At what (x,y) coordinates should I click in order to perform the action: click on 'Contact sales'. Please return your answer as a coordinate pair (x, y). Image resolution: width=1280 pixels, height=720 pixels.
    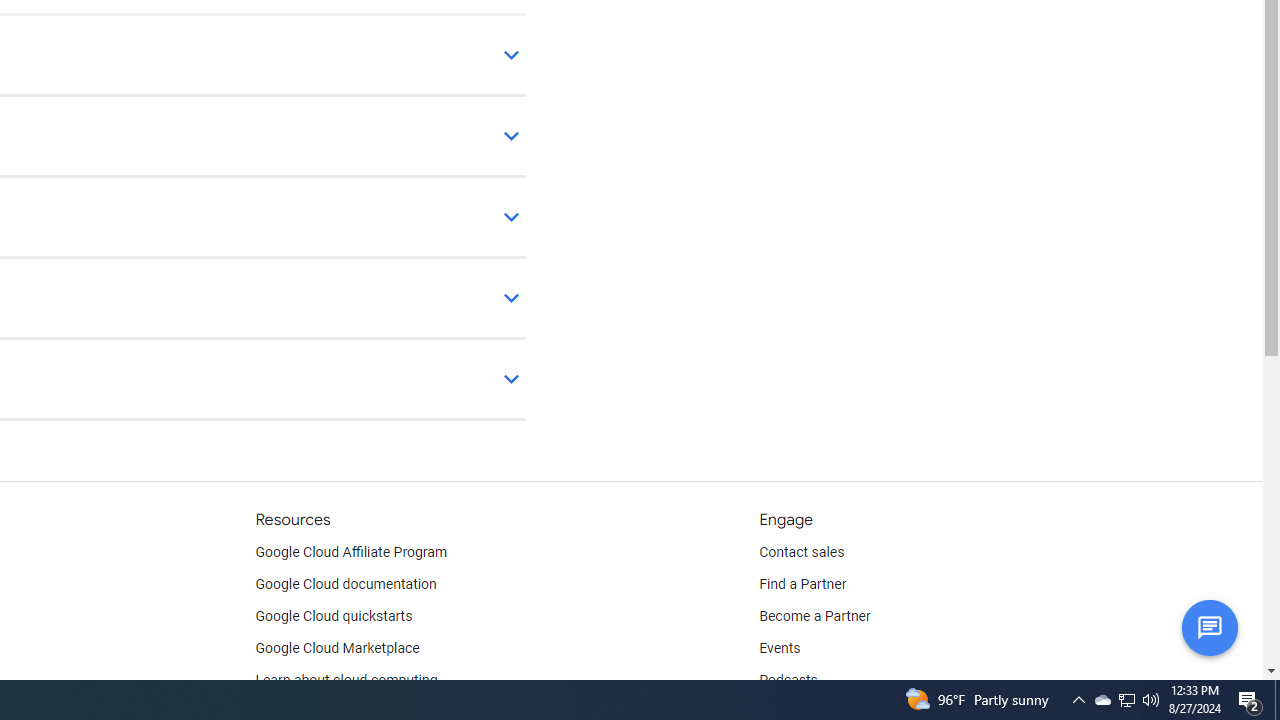
    Looking at the image, I should click on (801, 552).